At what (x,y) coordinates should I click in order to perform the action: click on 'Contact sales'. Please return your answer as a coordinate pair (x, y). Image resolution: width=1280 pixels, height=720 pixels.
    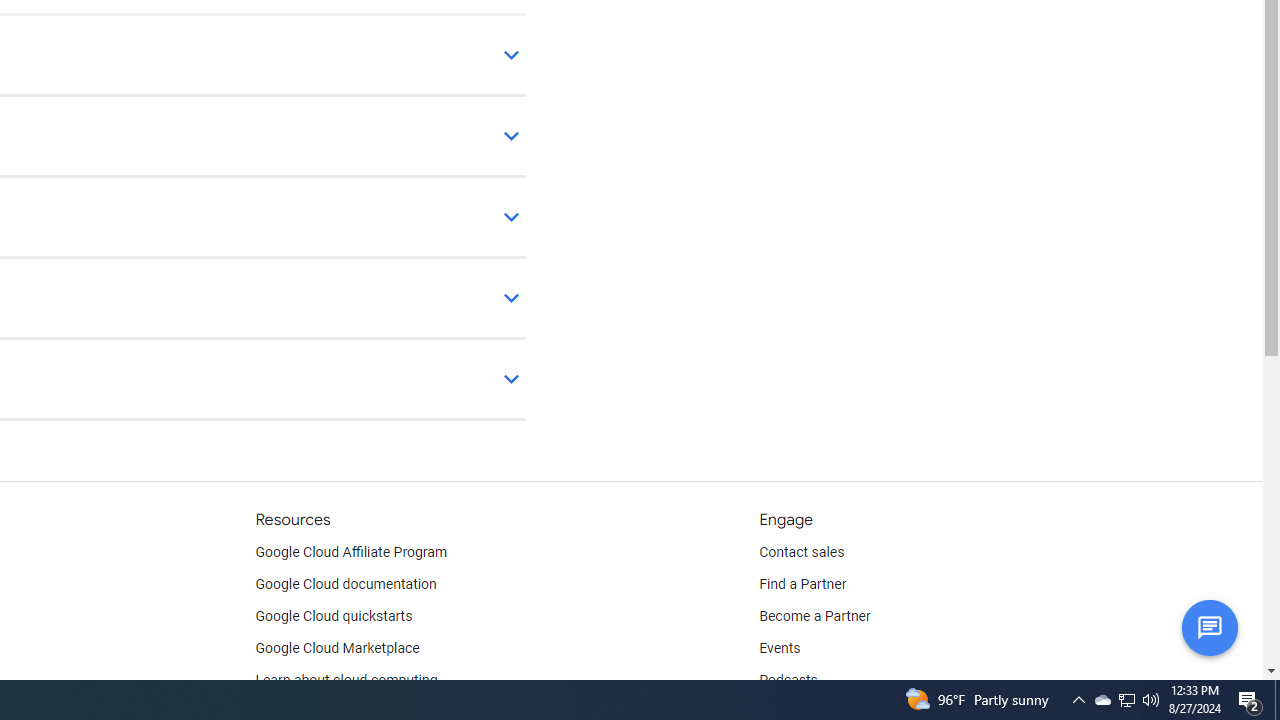
    Looking at the image, I should click on (801, 552).